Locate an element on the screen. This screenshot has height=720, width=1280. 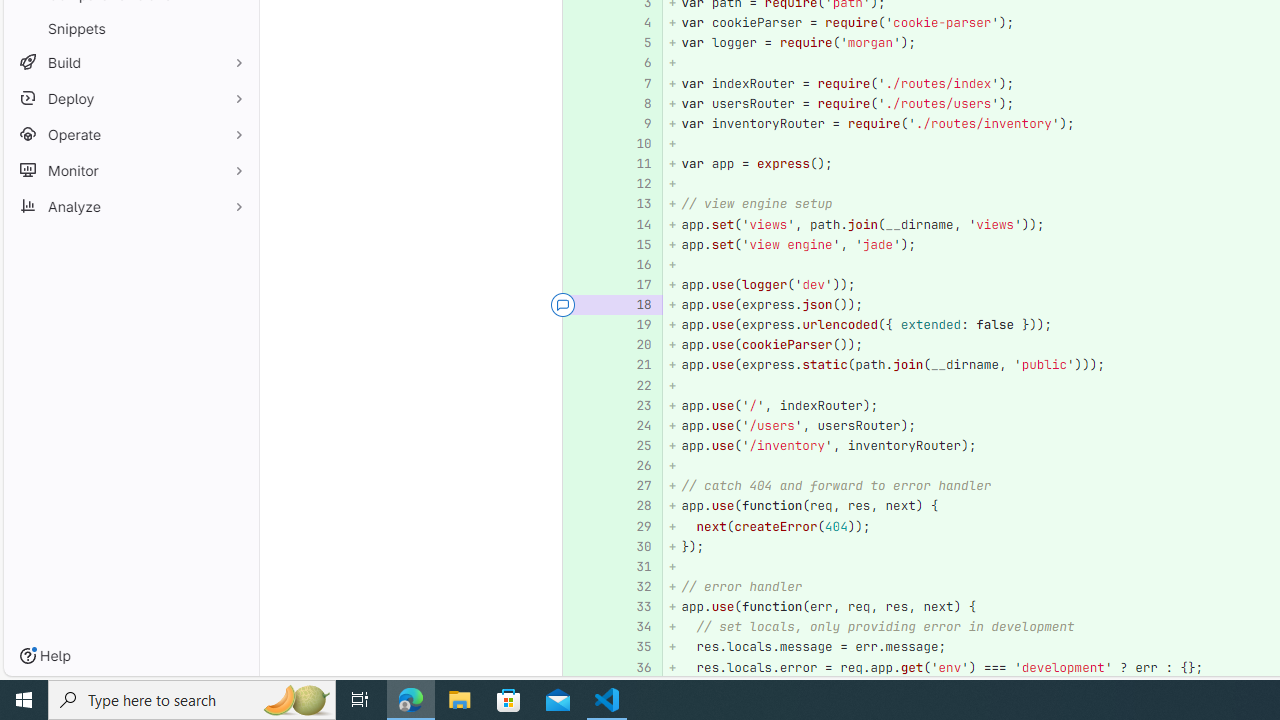
'32' is located at coordinates (636, 586).